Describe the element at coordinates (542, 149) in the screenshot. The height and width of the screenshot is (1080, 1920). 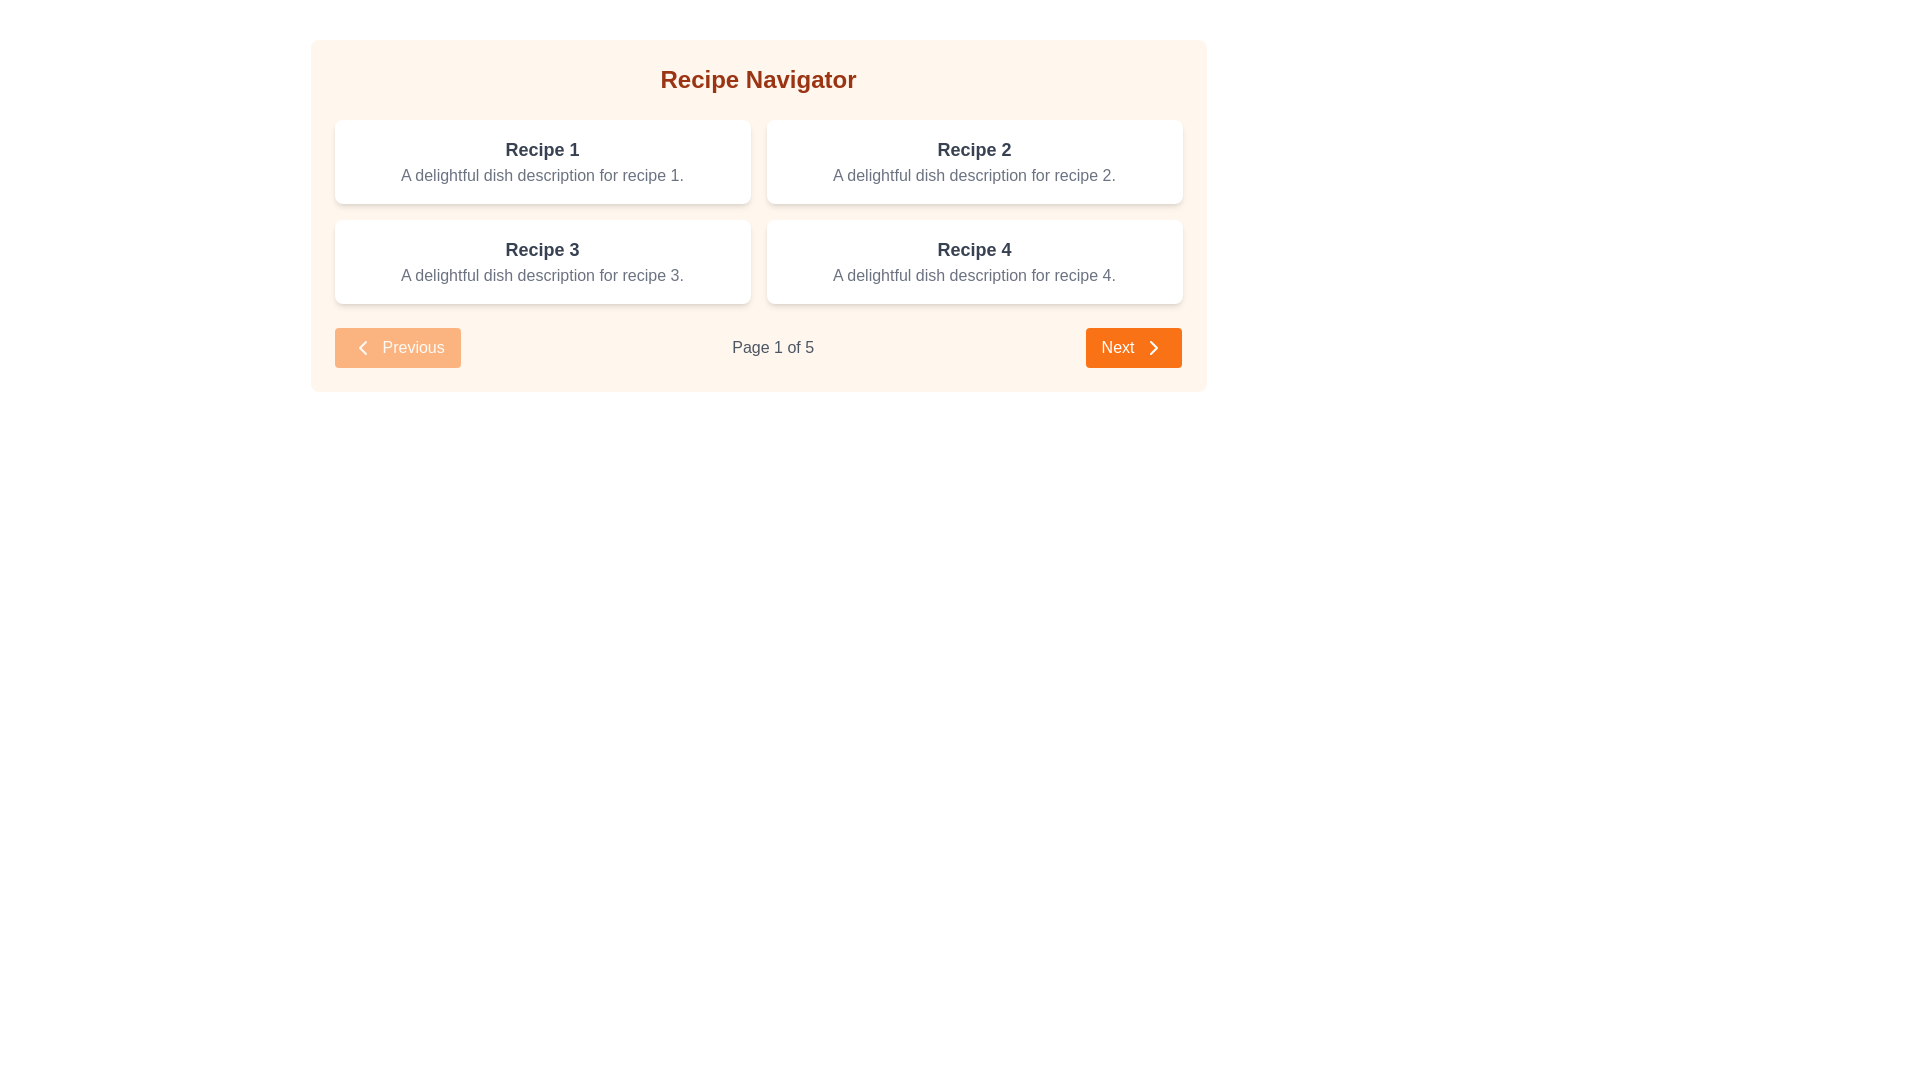
I see `the text label displaying the title 'Recipe 1' in large, bold, gray font located in the top-left card of a 2x2 grid layout` at that location.